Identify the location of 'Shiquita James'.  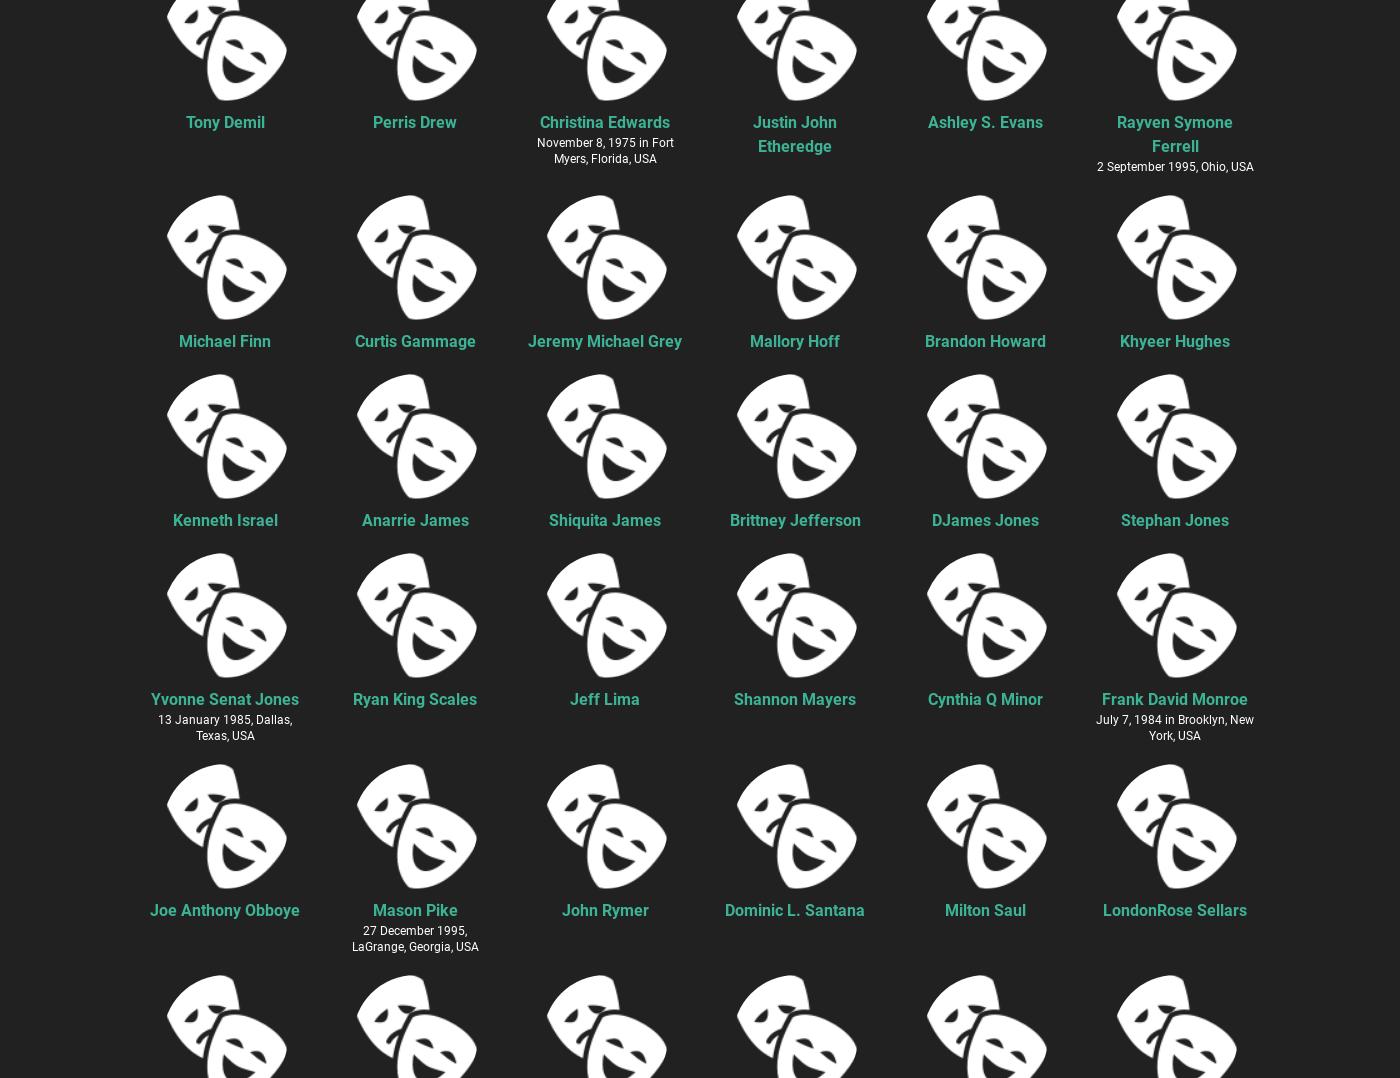
(604, 519).